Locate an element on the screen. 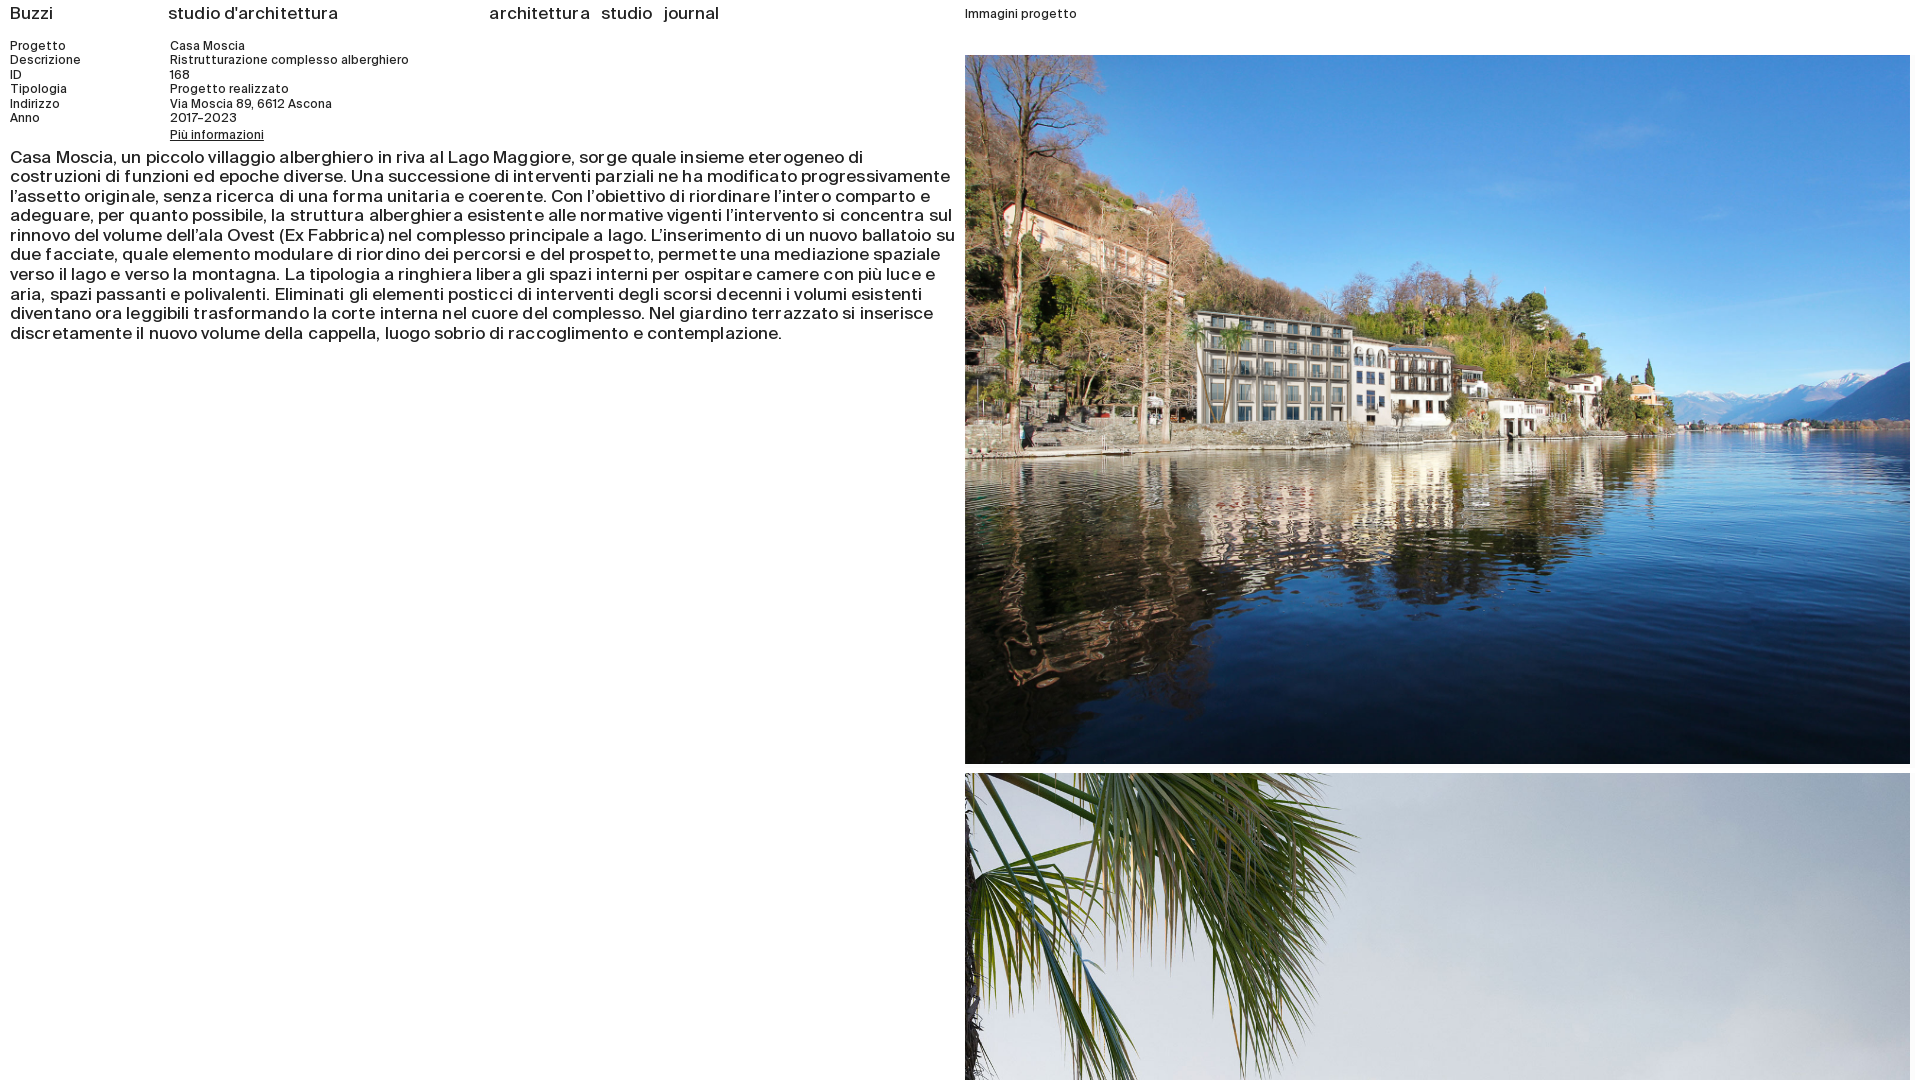  'studio' is located at coordinates (626, 14).